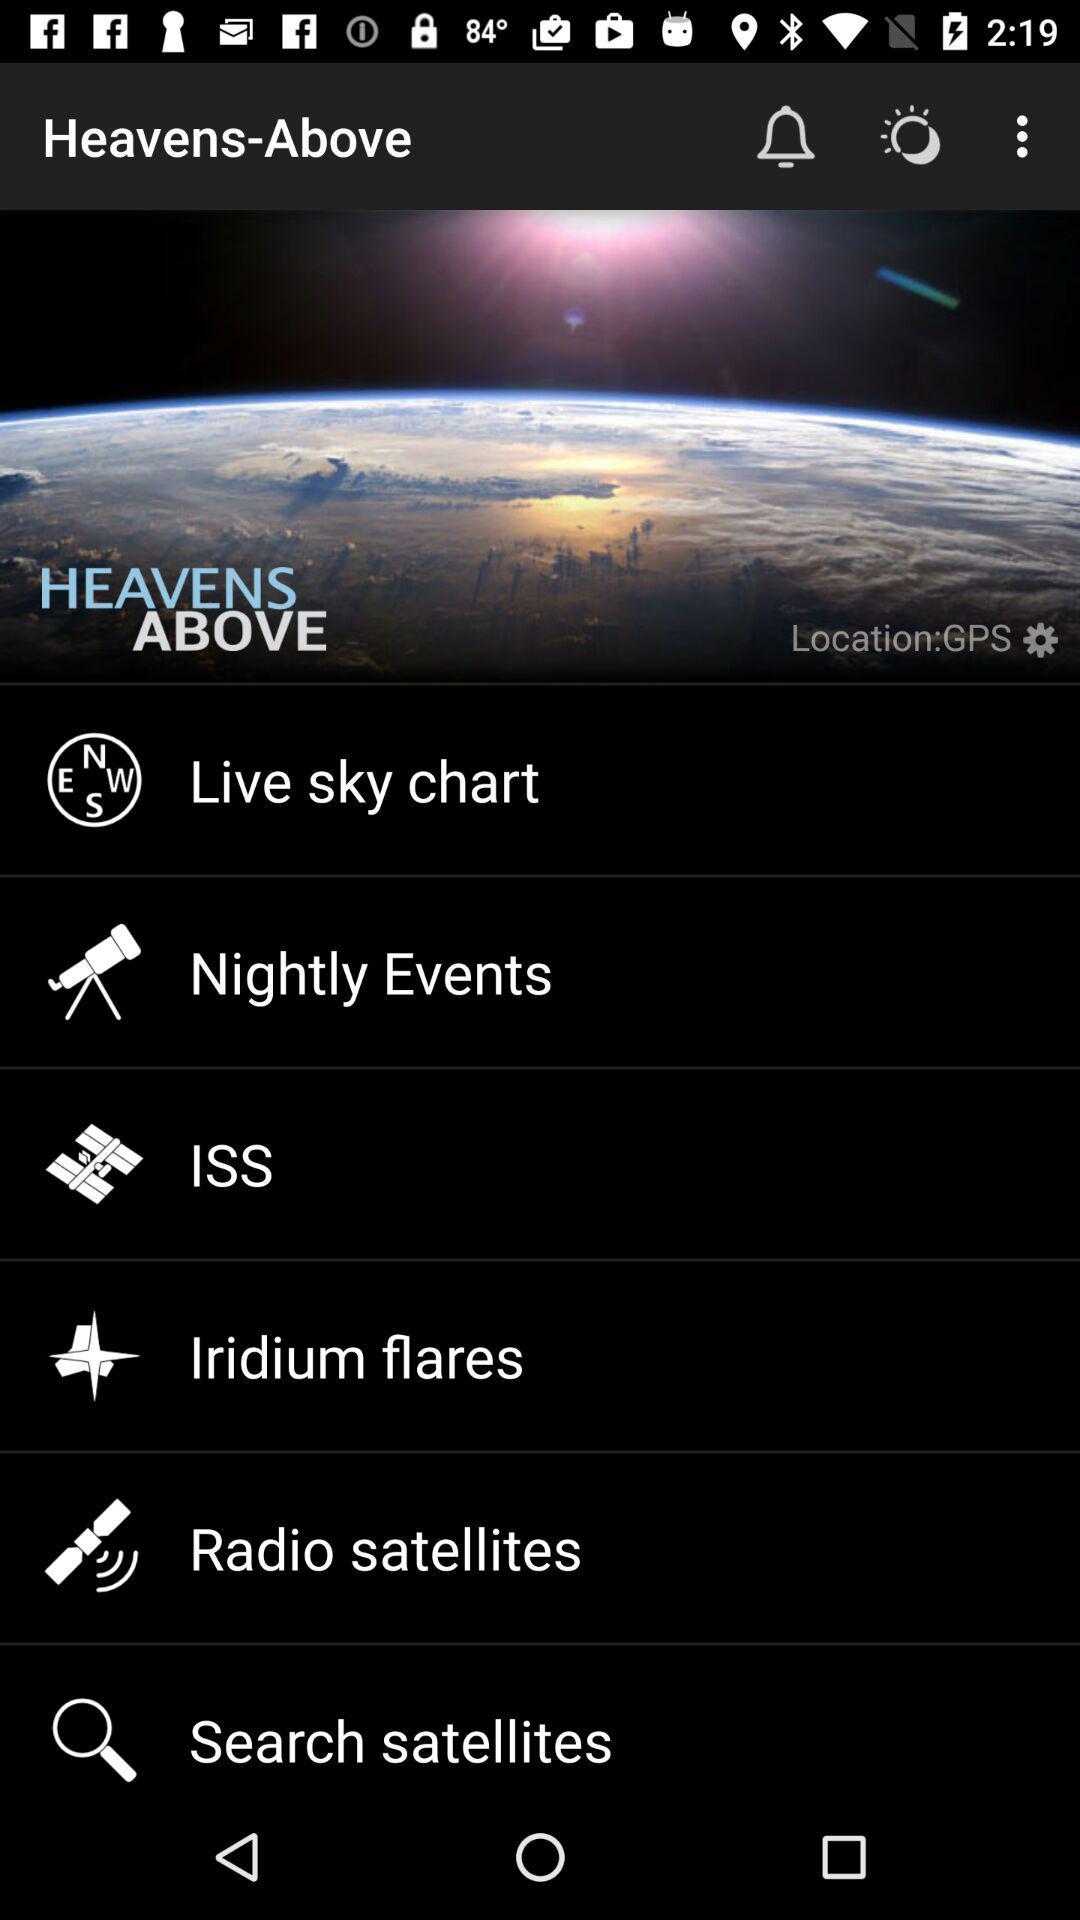  Describe the element at coordinates (540, 1718) in the screenshot. I see `icon below the radio satellites icon` at that location.